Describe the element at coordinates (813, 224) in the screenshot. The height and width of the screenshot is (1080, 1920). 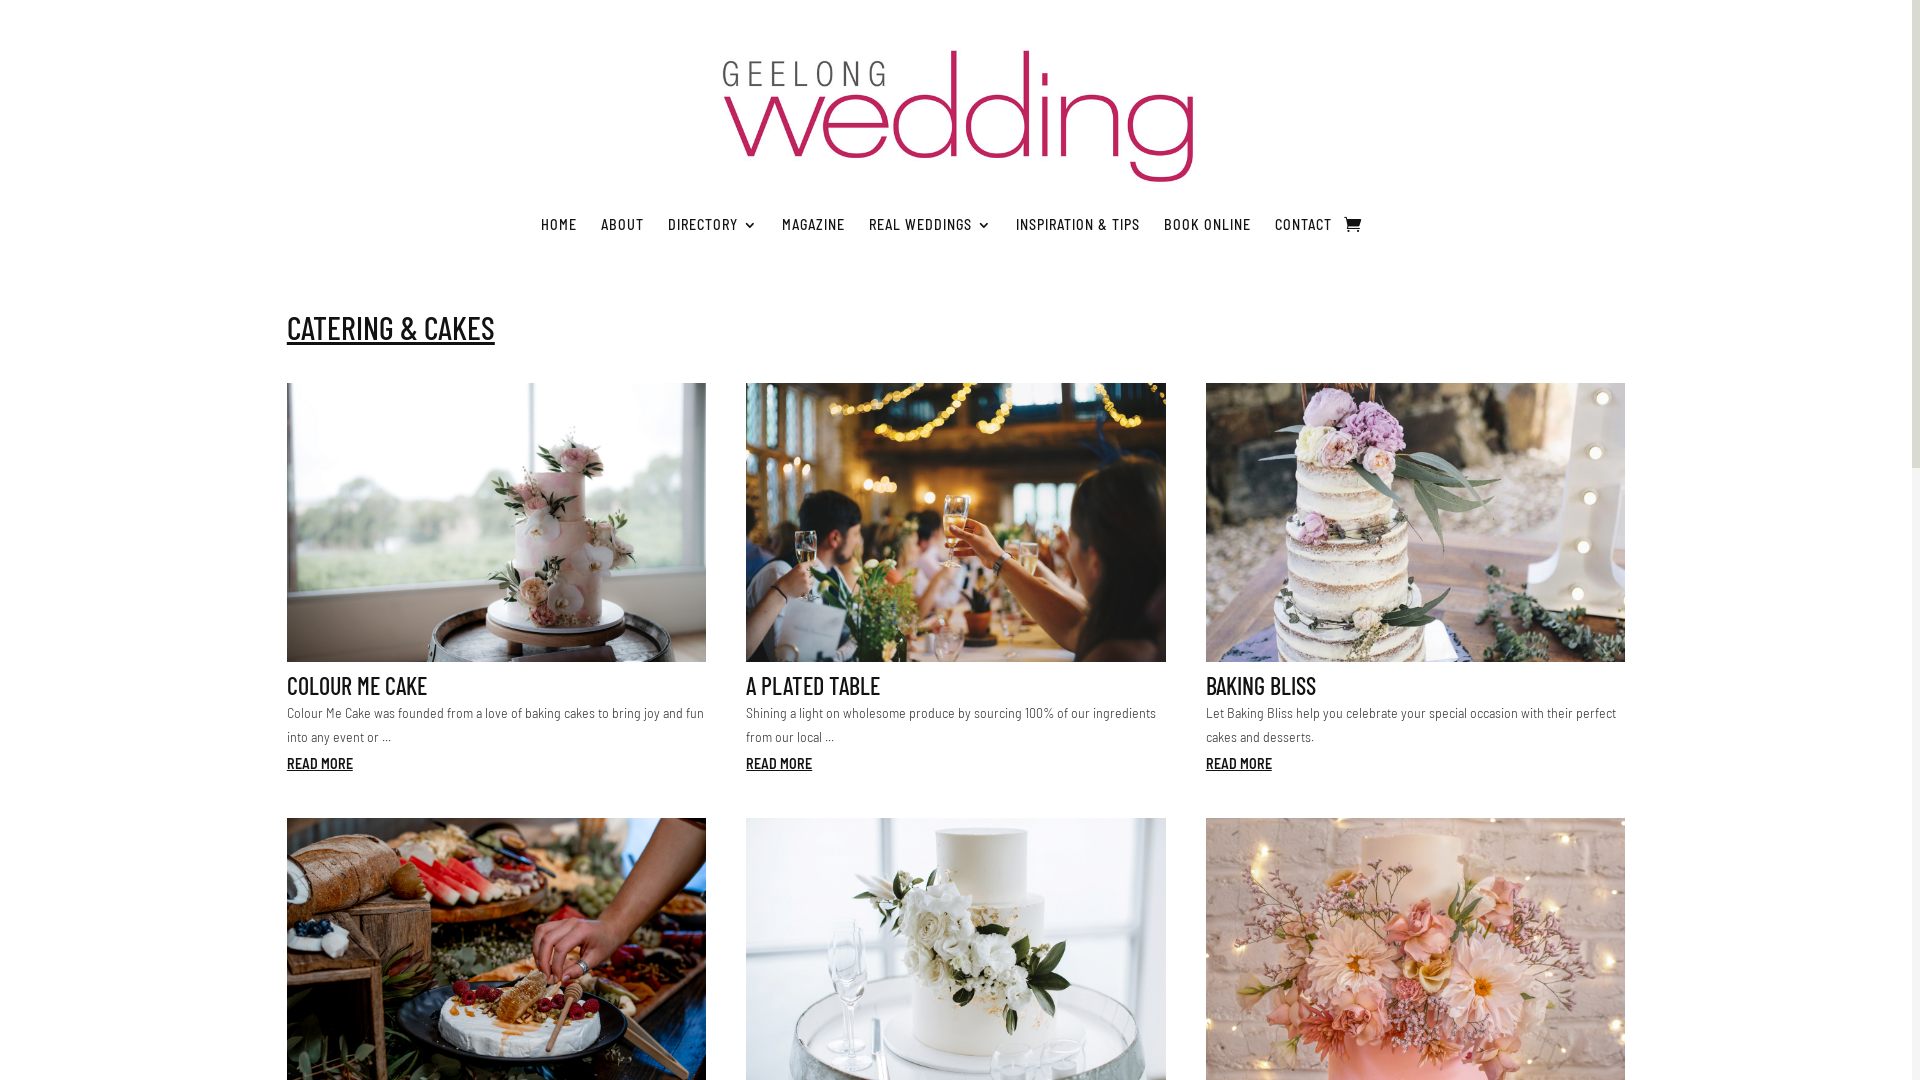
I see `'MAGAZINE'` at that location.